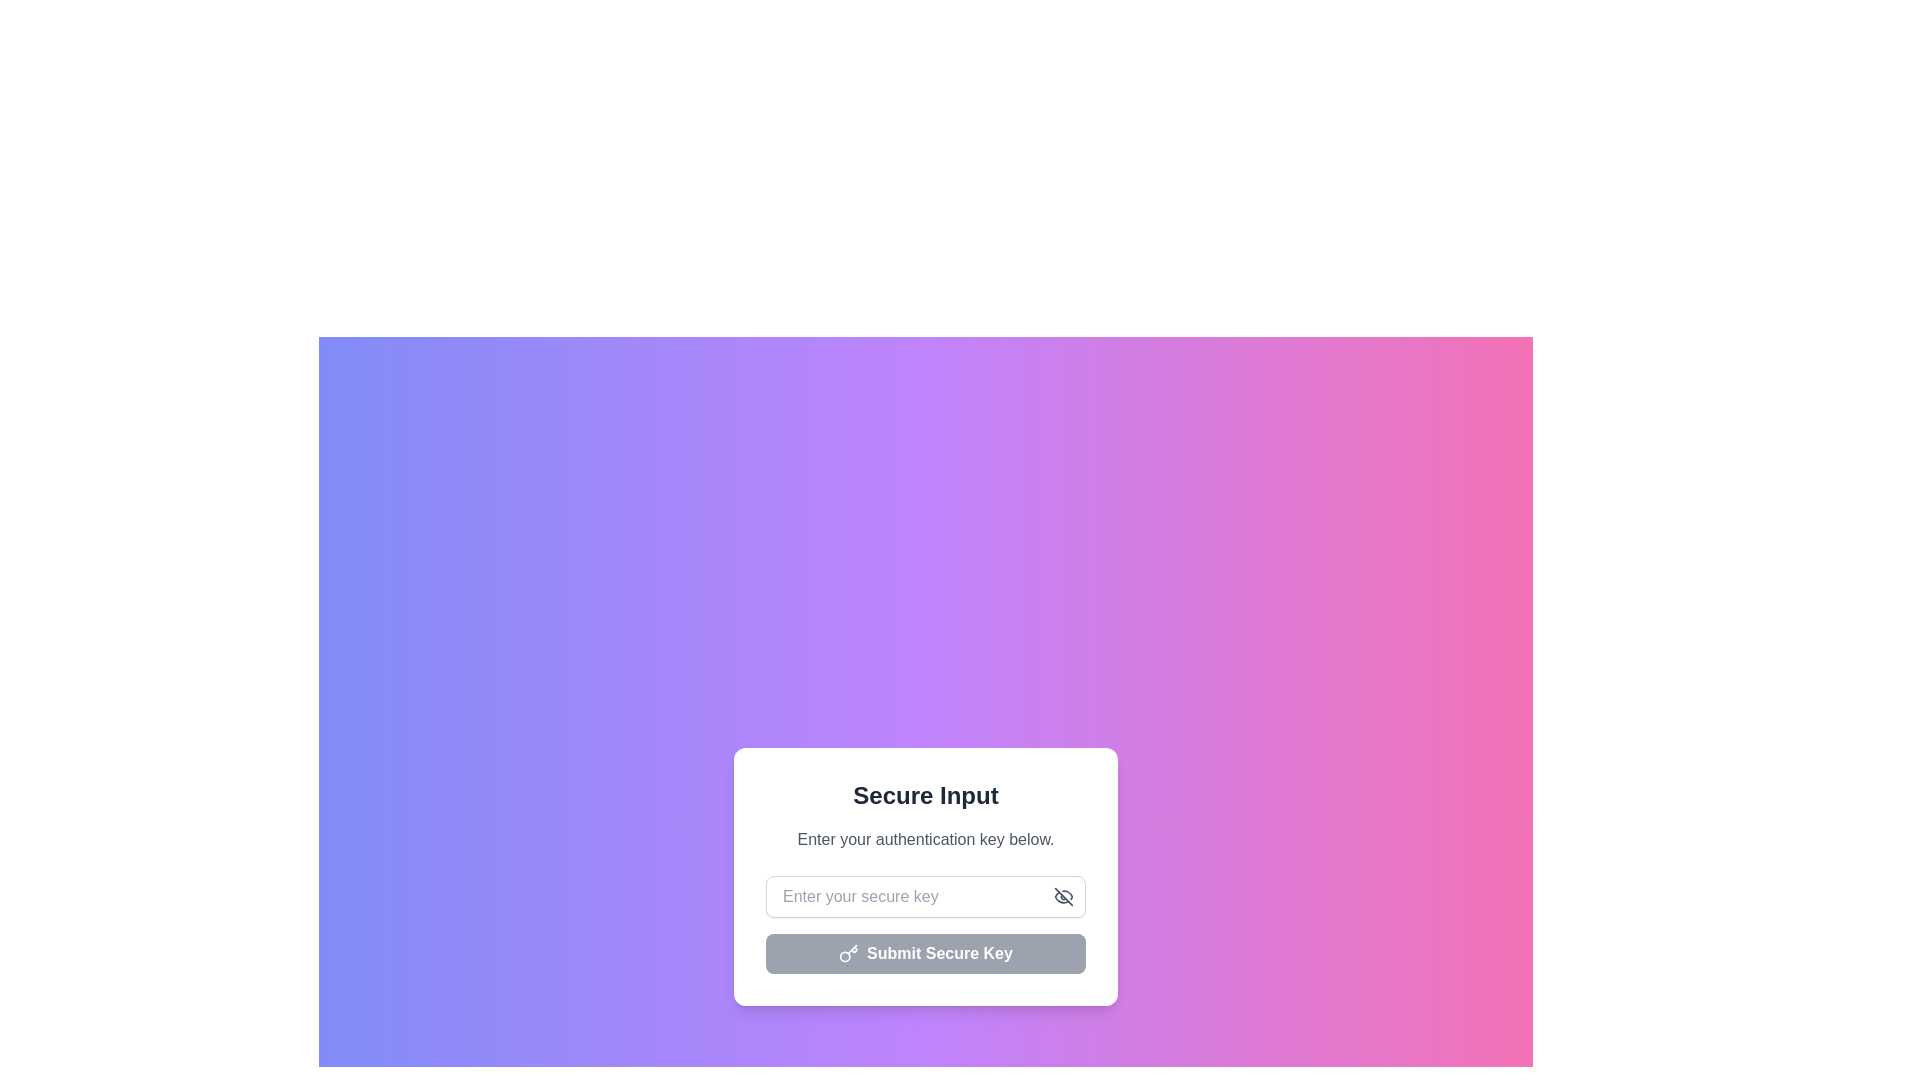  What do you see at coordinates (925, 840) in the screenshot?
I see `static text label that provides instructions for entering the authentication key, located below the heading 'Secure Input' and above the text input field` at bounding box center [925, 840].